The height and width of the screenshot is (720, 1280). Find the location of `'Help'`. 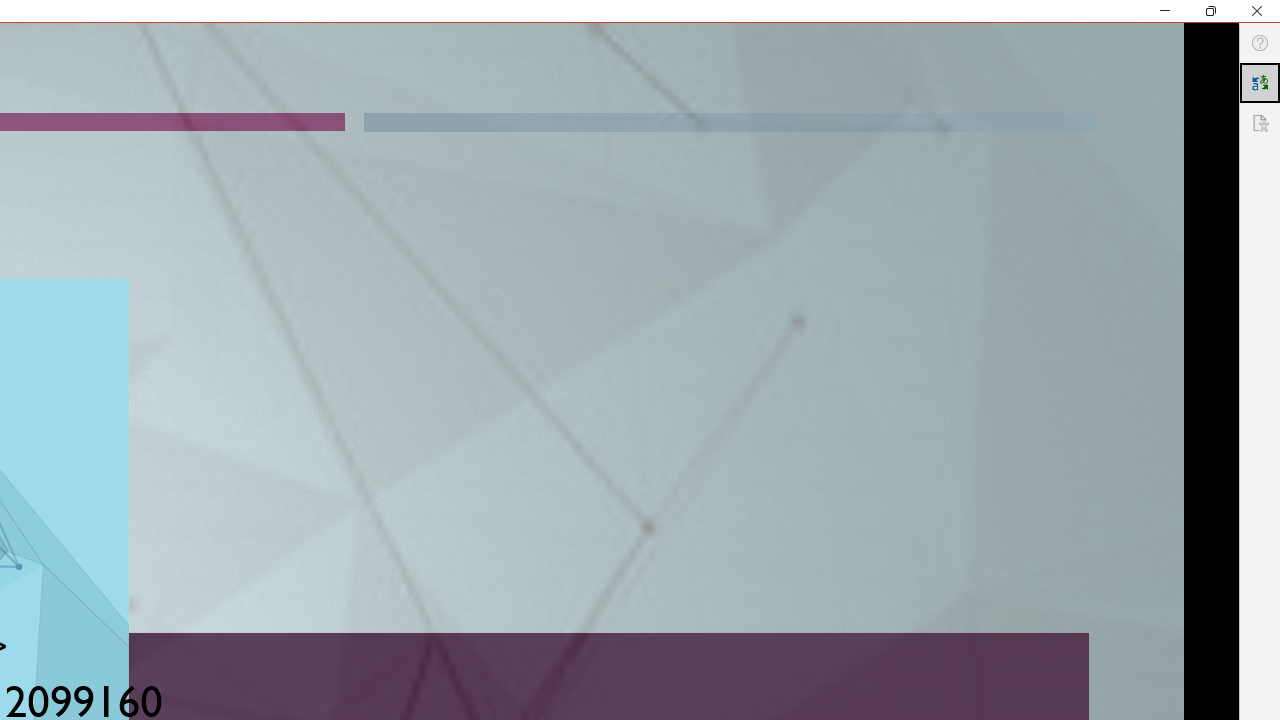

'Help' is located at coordinates (1259, 43).